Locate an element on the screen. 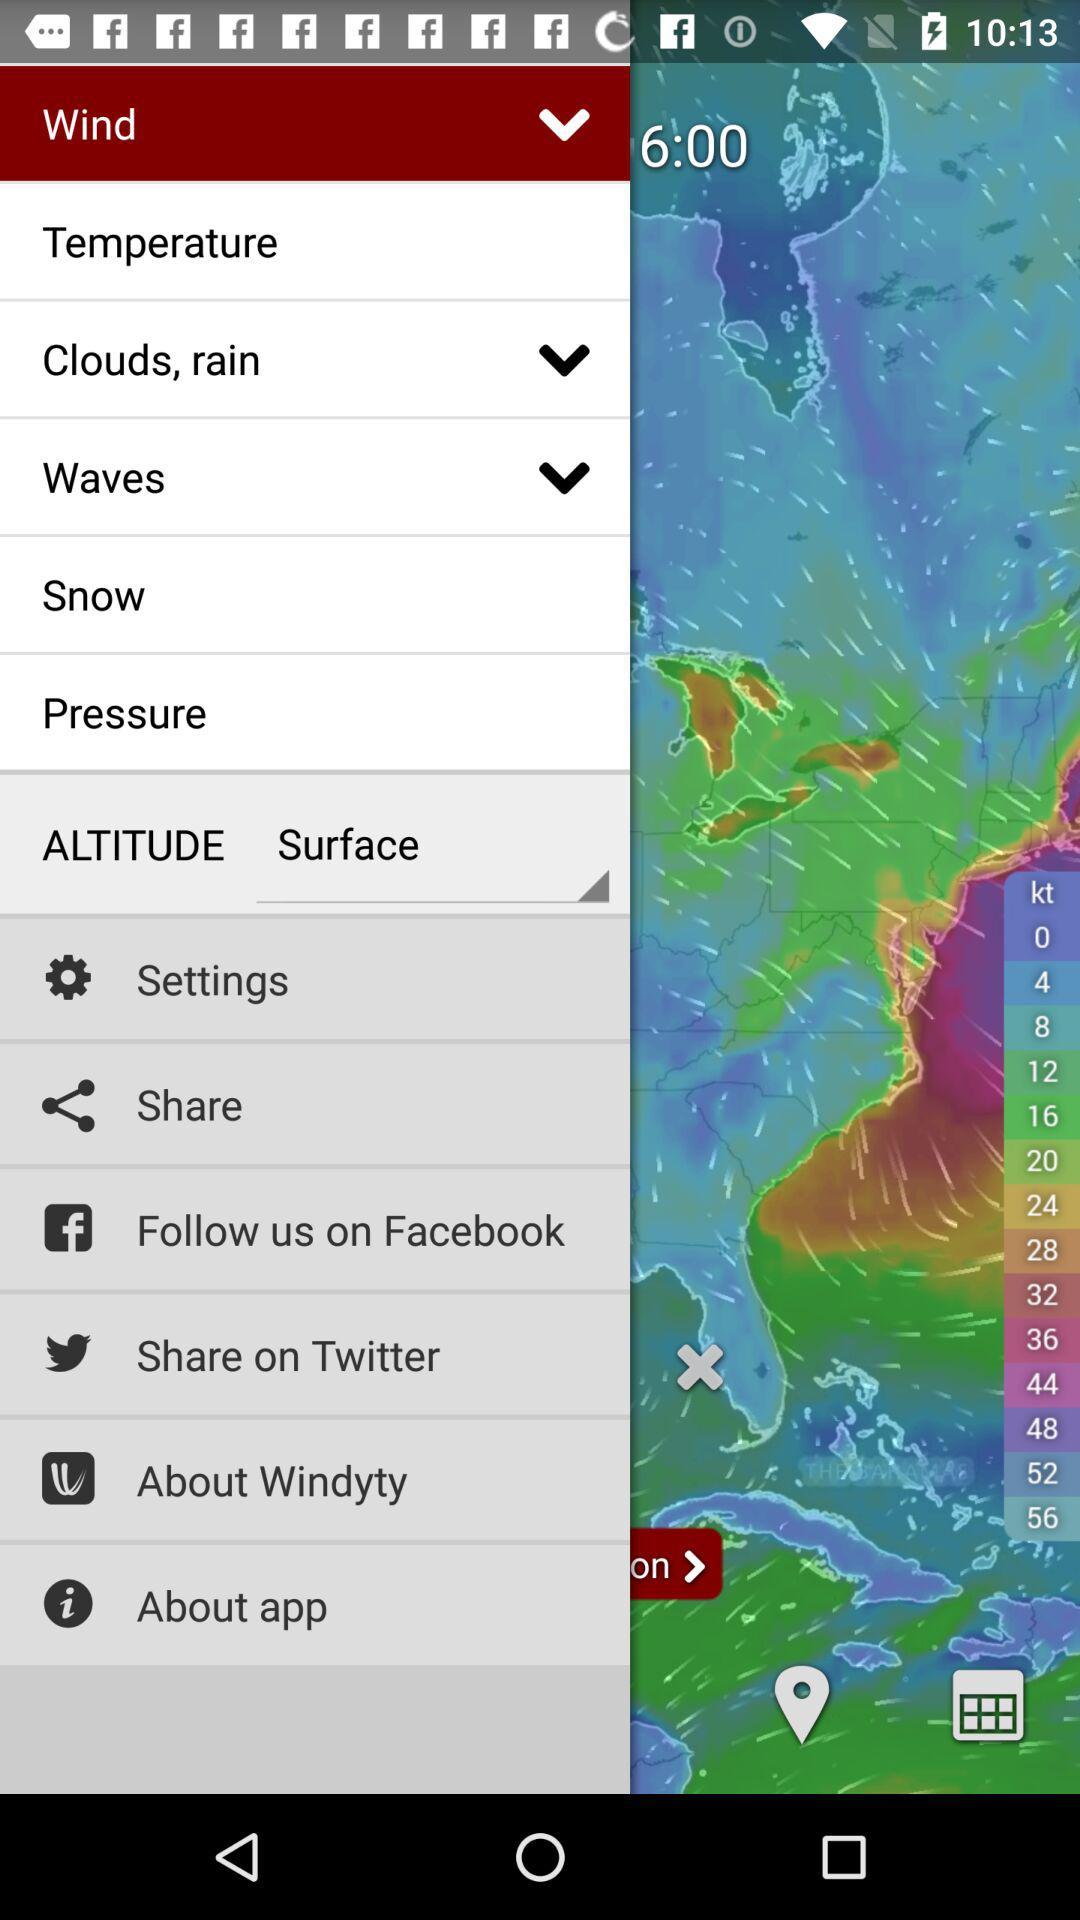 This screenshot has height=1920, width=1080. the right scroll bar is located at coordinates (693, 1568).